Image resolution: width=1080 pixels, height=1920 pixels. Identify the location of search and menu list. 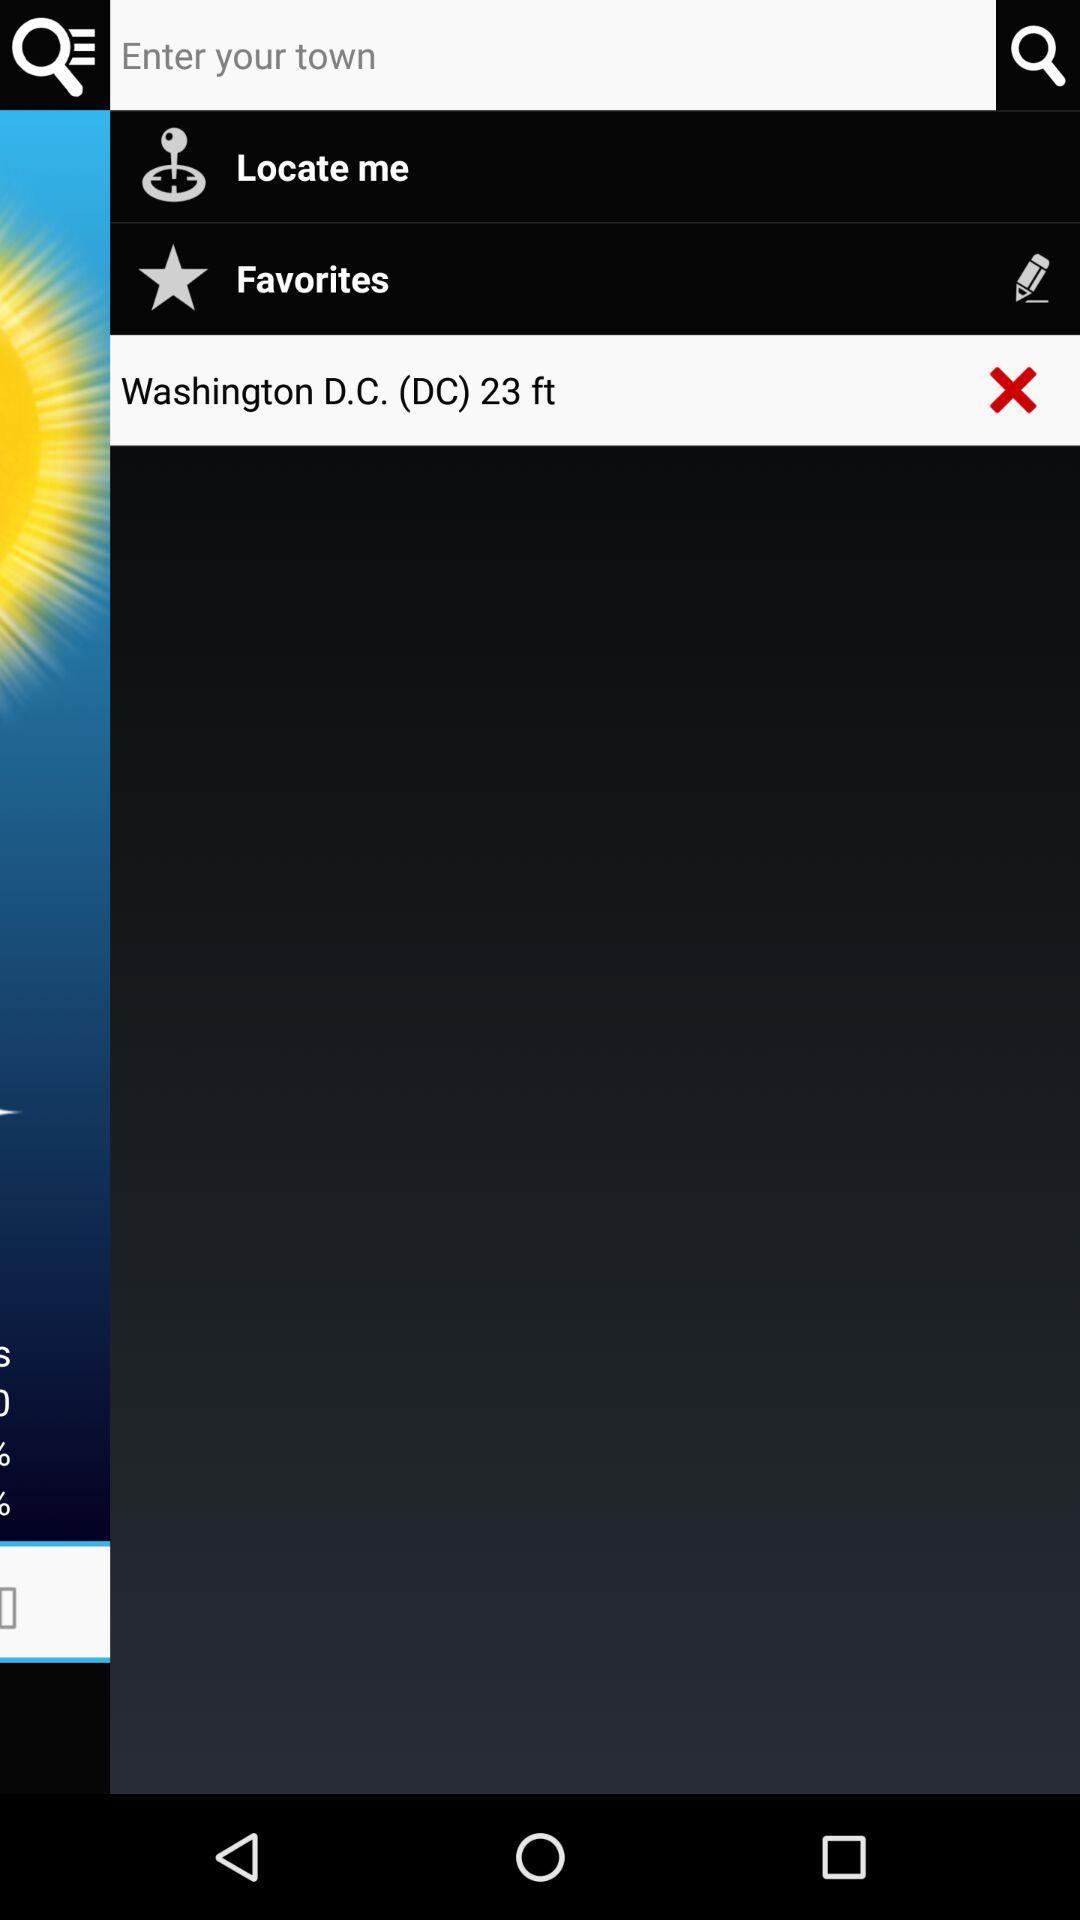
(54, 55).